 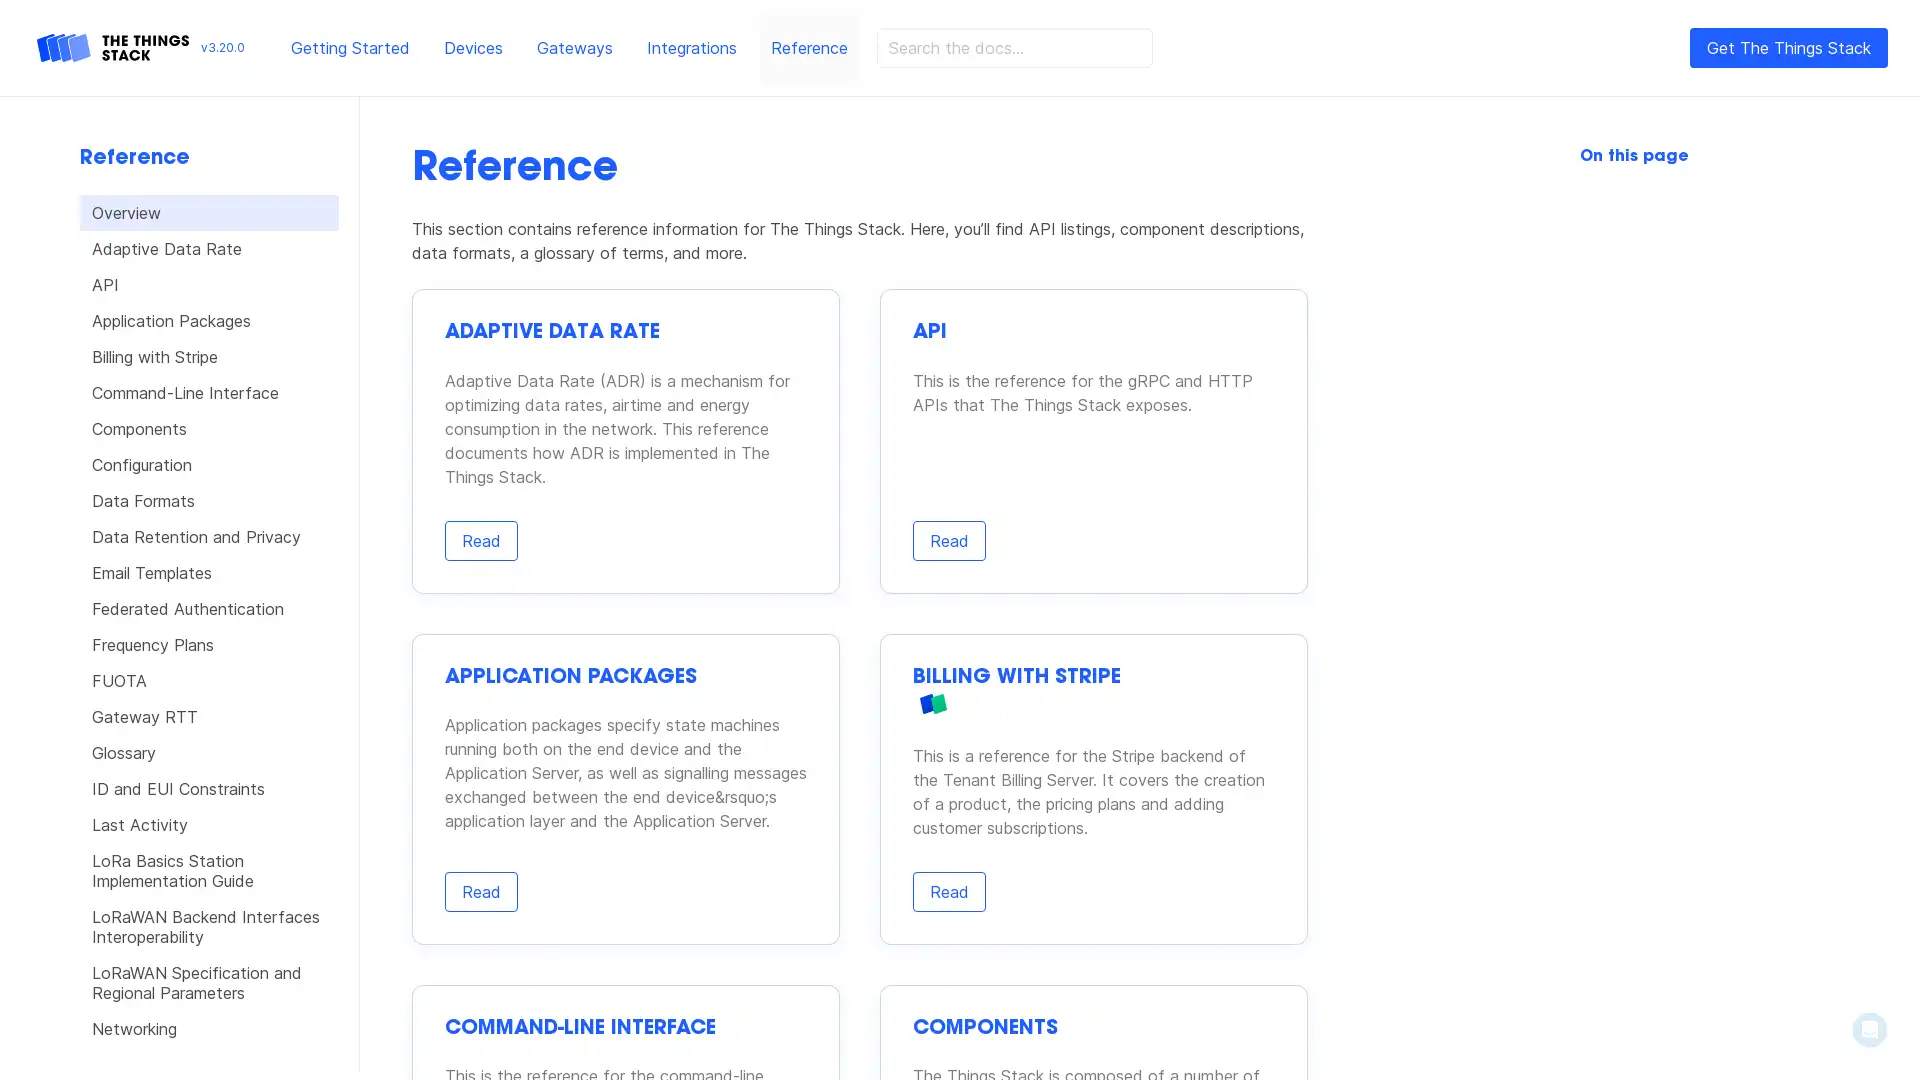 What do you see at coordinates (1869, 1029) in the screenshot?
I see `Open Intercom Messenger` at bounding box center [1869, 1029].